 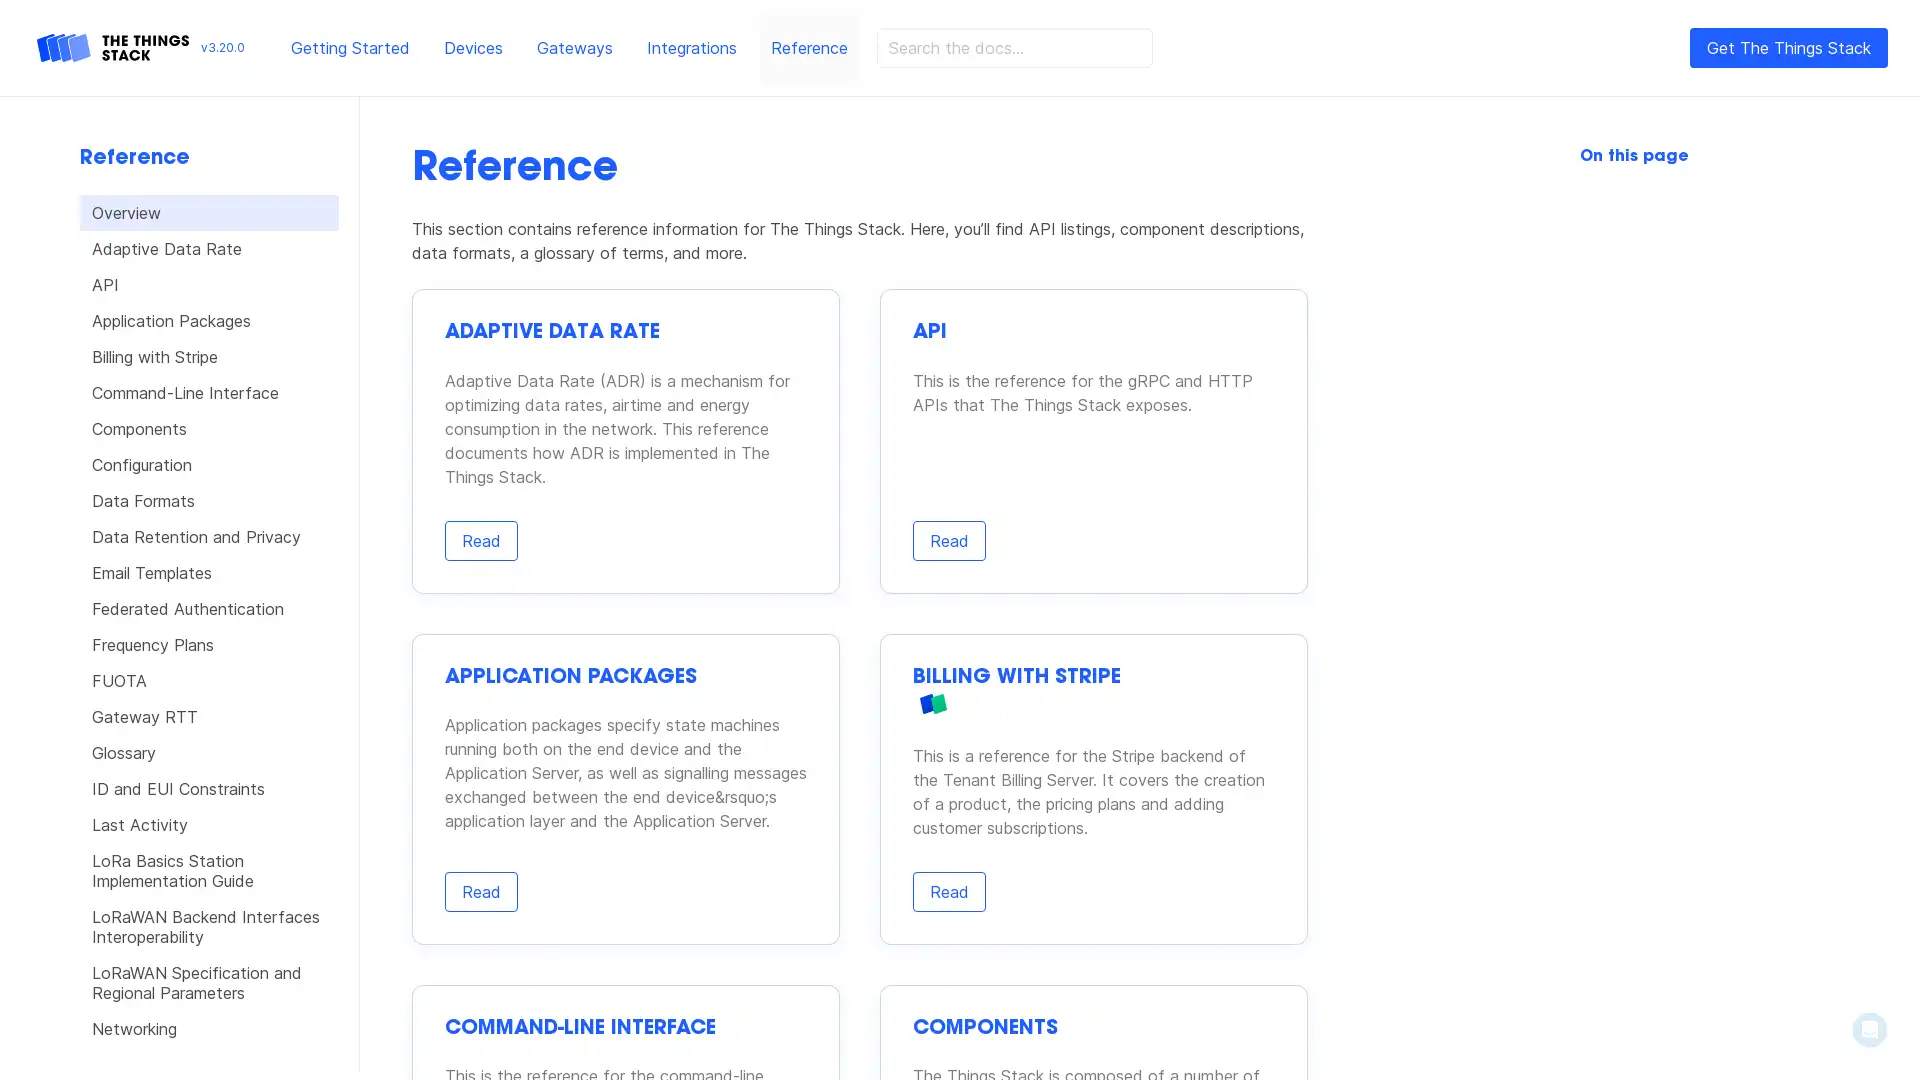 What do you see at coordinates (1869, 1029) in the screenshot?
I see `Open Intercom Messenger` at bounding box center [1869, 1029].